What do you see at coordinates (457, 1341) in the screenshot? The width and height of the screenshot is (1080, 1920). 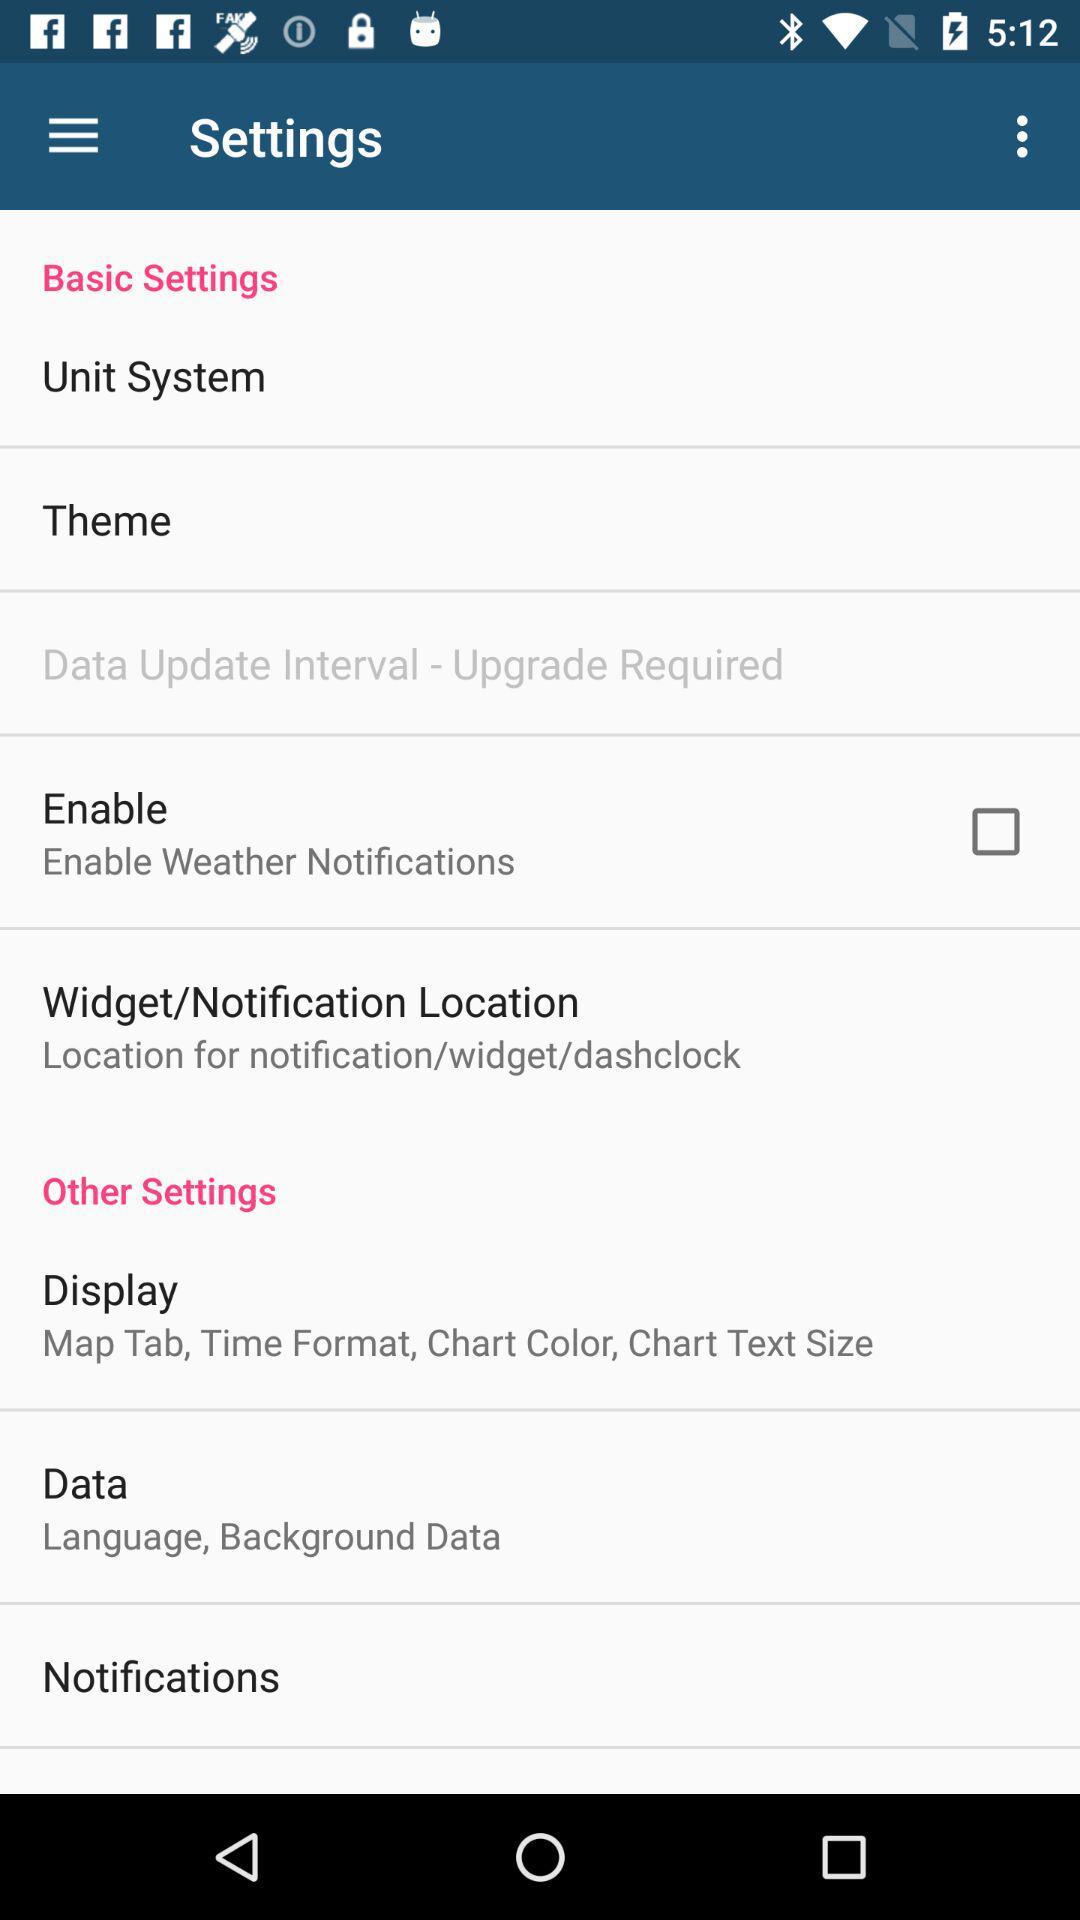 I see `the map tab time icon` at bounding box center [457, 1341].